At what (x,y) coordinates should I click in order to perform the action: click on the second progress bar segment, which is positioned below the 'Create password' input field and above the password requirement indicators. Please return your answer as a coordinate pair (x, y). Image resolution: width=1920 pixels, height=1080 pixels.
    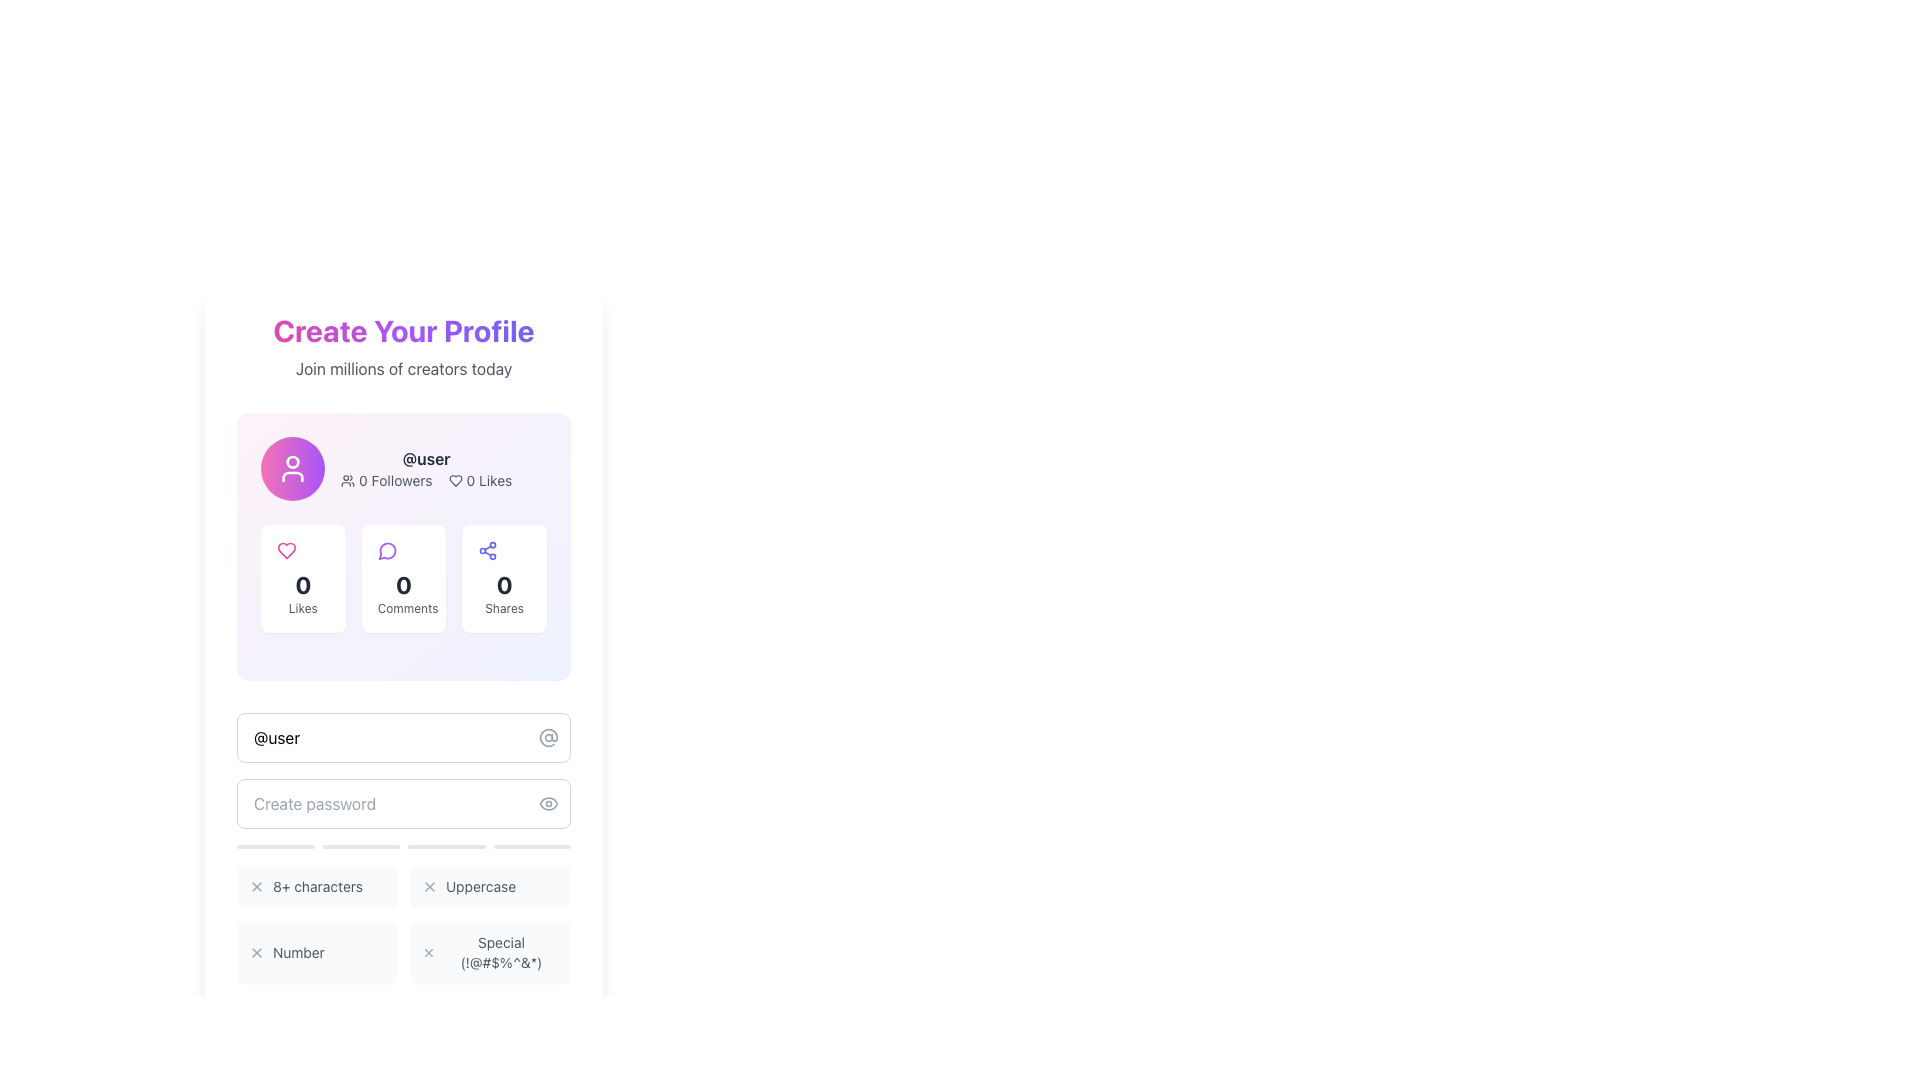
    Looking at the image, I should click on (361, 847).